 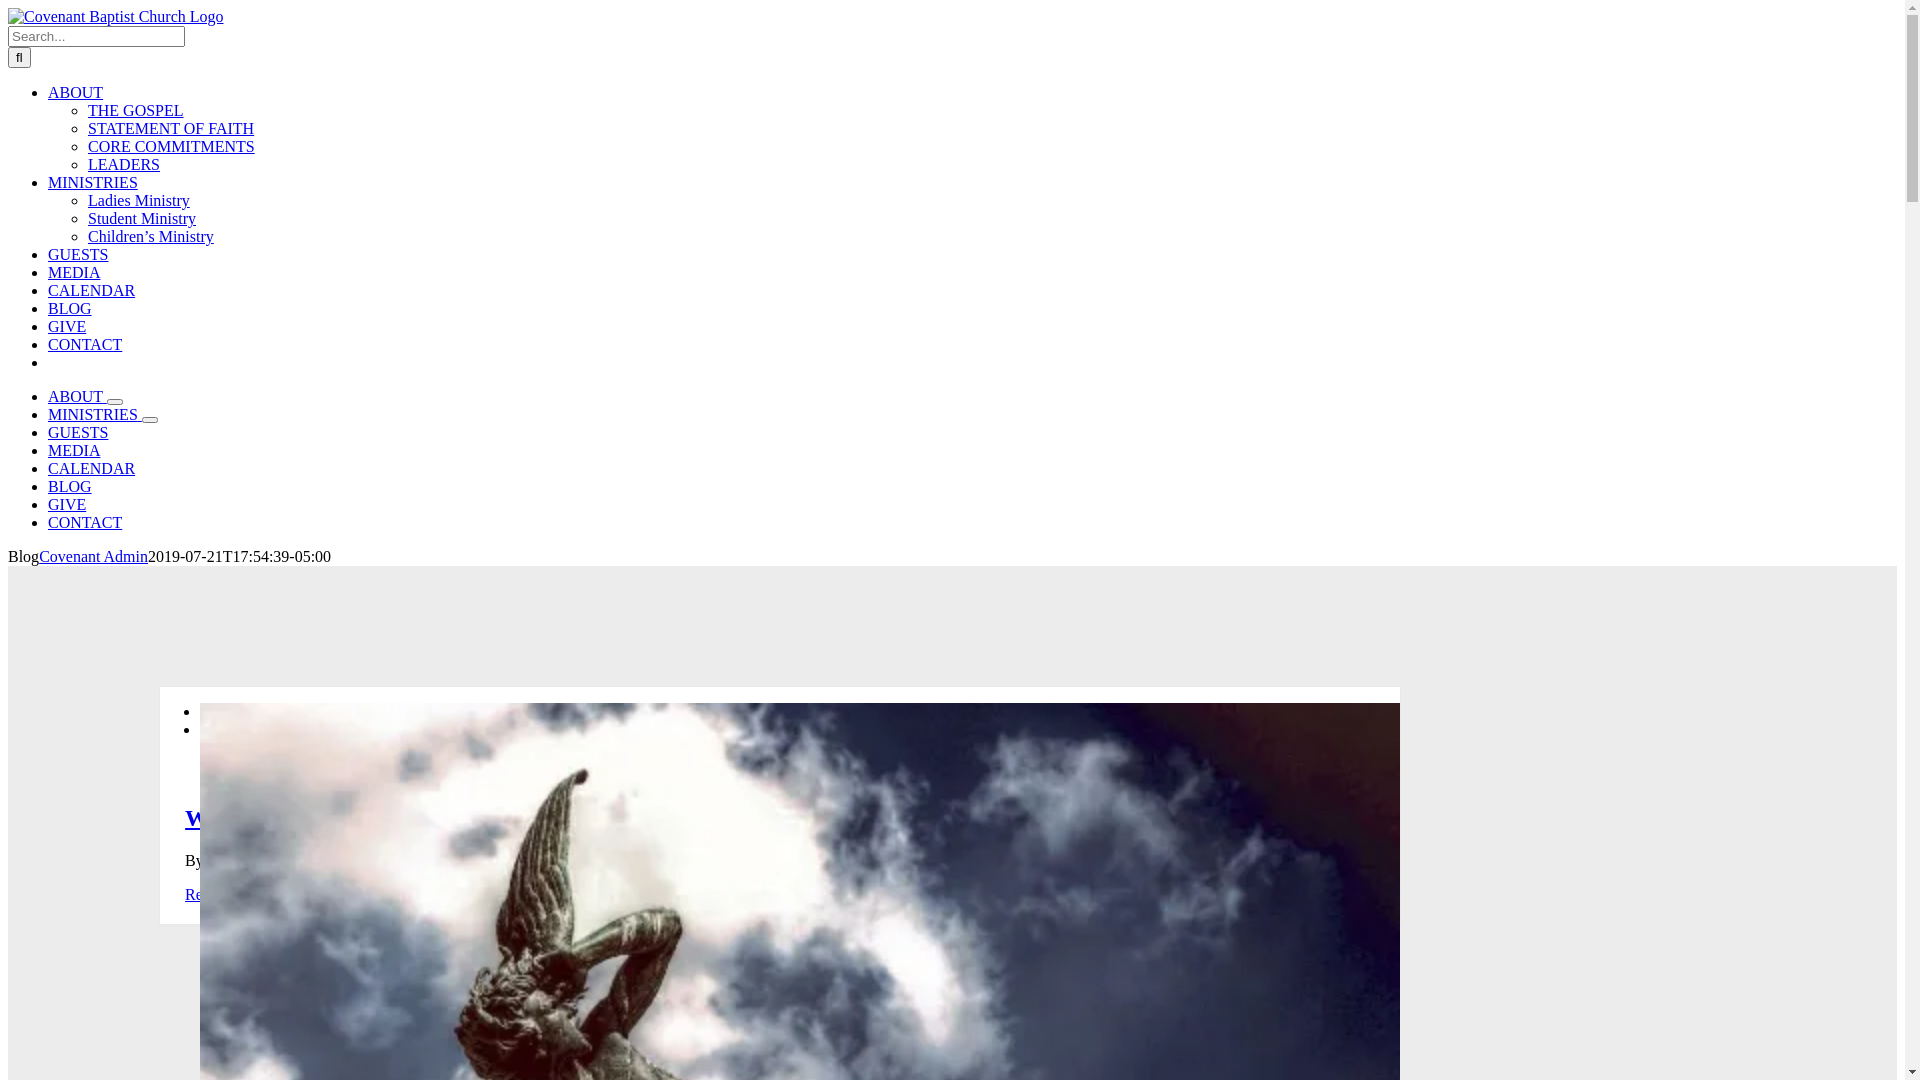 I want to click on 'GIVE', so click(x=67, y=503).